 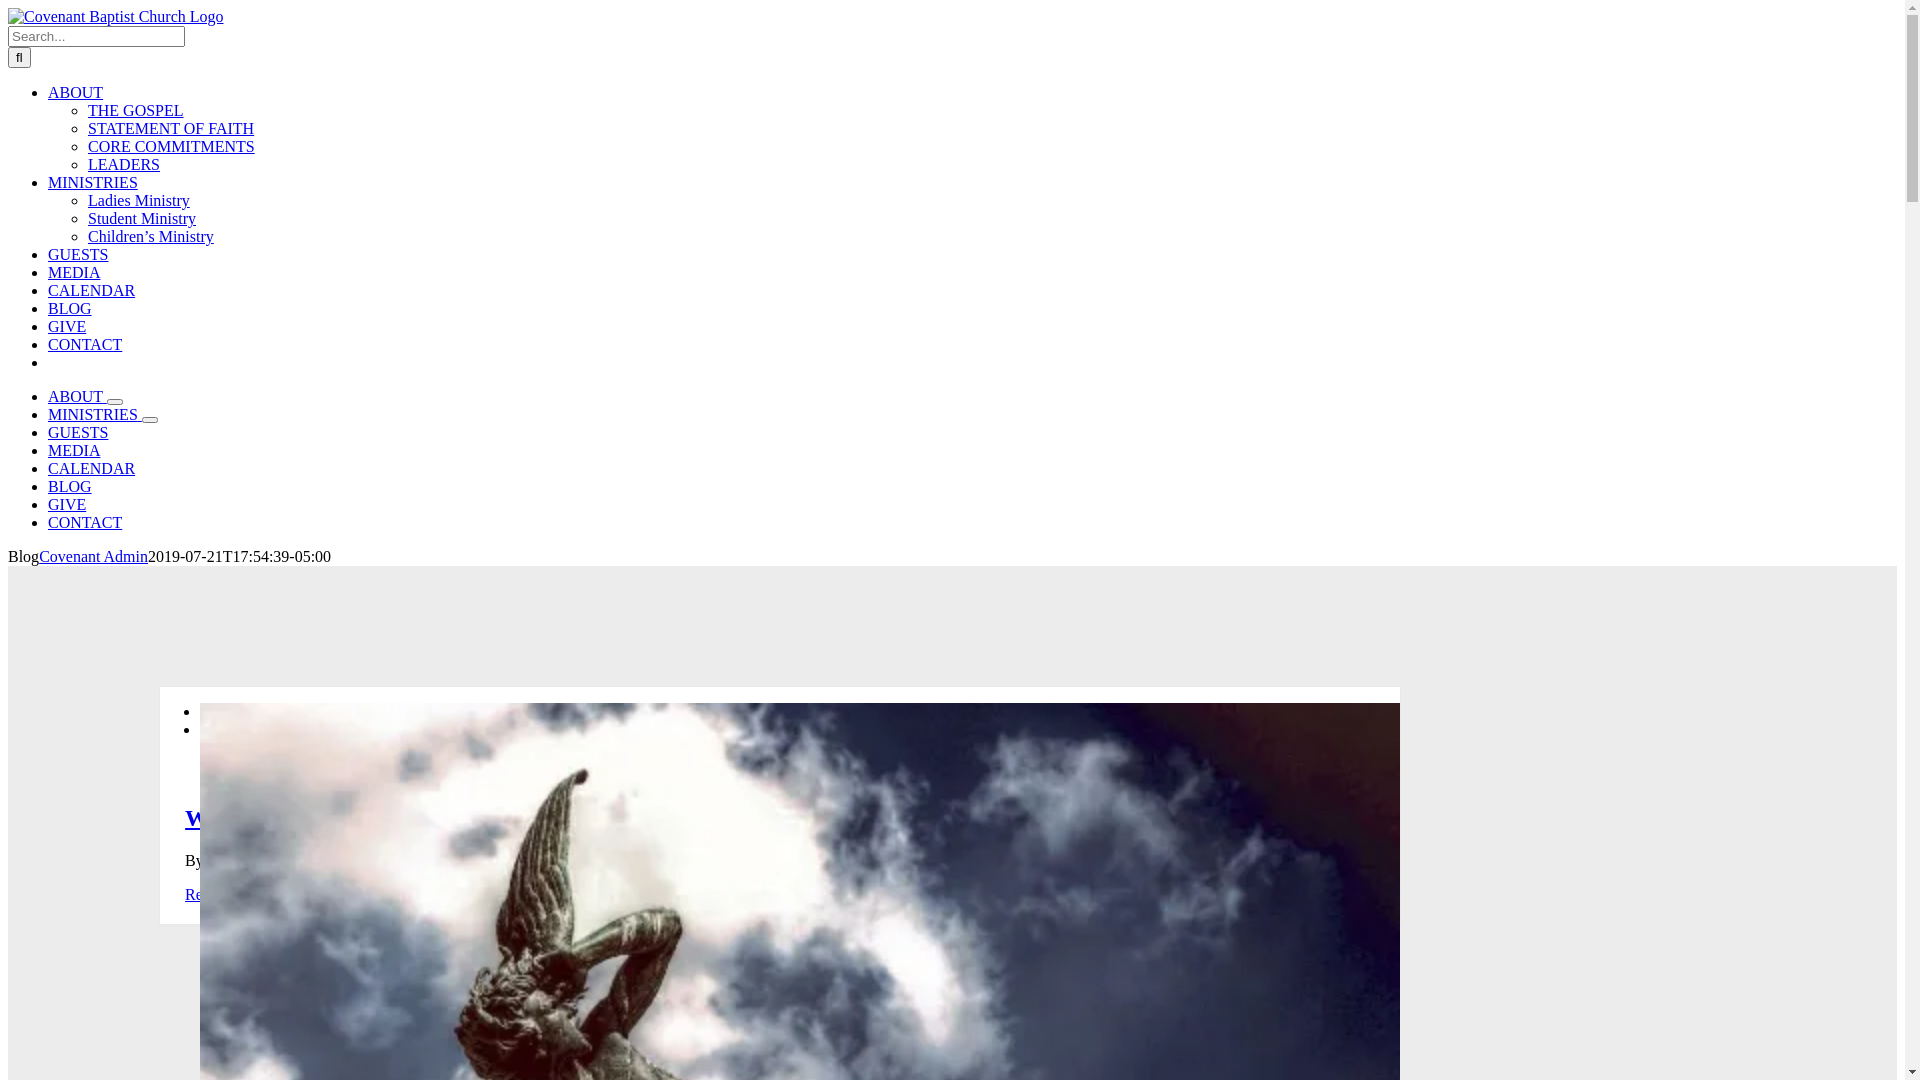 I want to click on 'GIVE', so click(x=67, y=503).